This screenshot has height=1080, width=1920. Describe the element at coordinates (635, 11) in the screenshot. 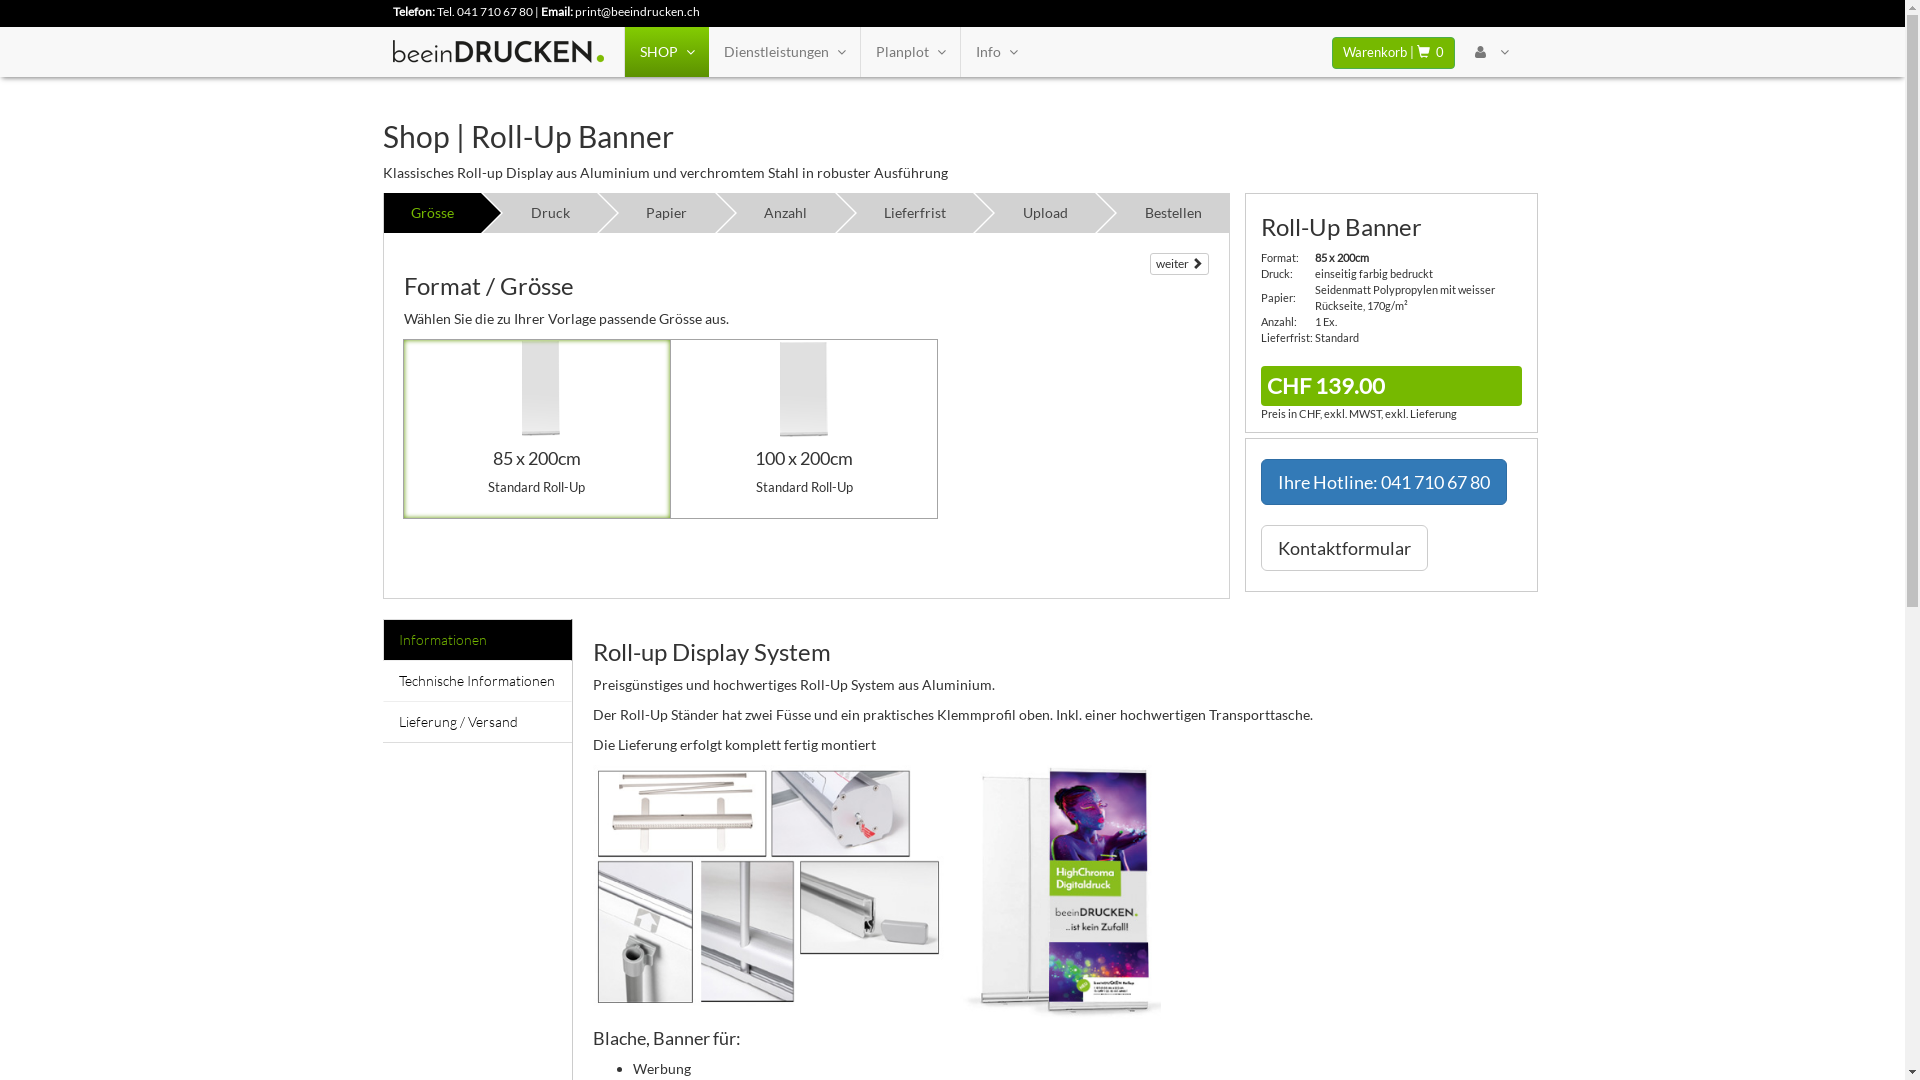

I see `'print@beeindrucken.ch'` at that location.